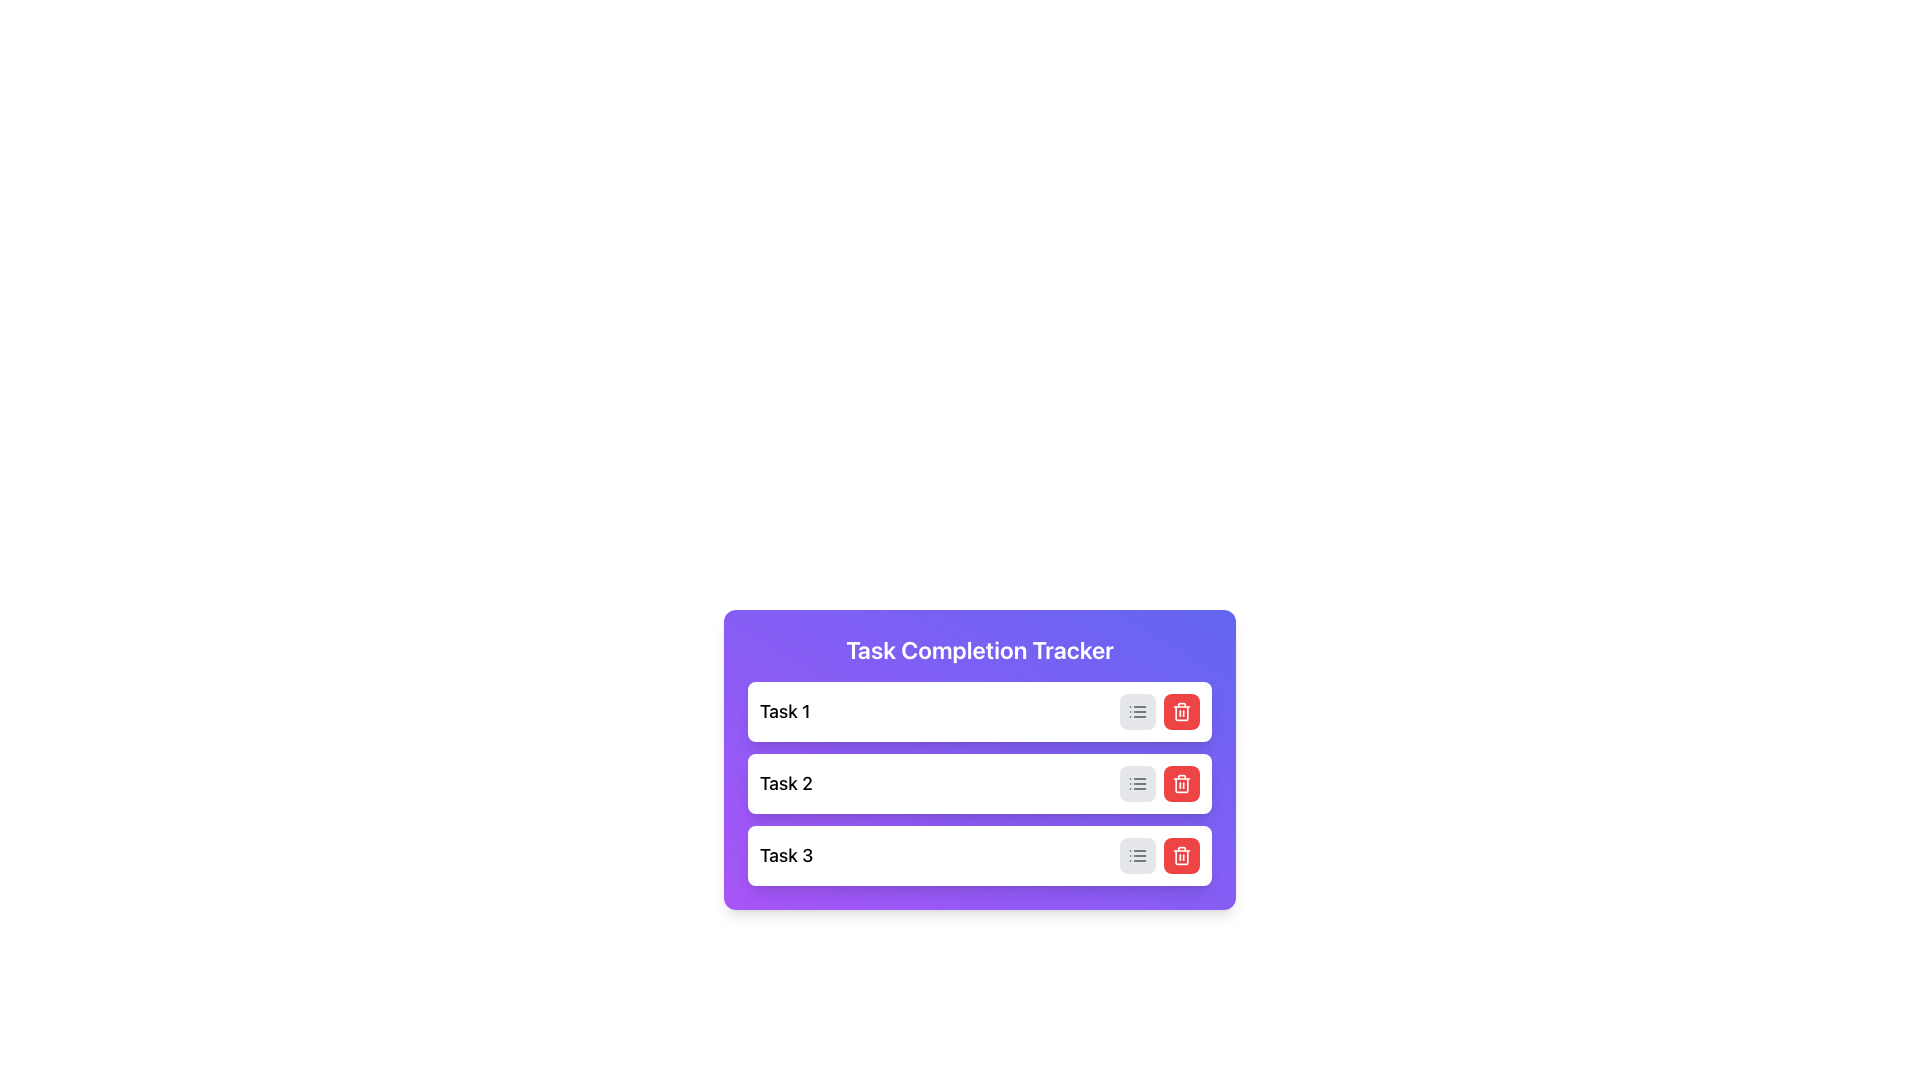 The image size is (1920, 1080). What do you see at coordinates (784, 711) in the screenshot?
I see `the 'Task 1' text label, which is styled with a bold medium-sized font and located at the beginning of the first task item in the task list` at bounding box center [784, 711].